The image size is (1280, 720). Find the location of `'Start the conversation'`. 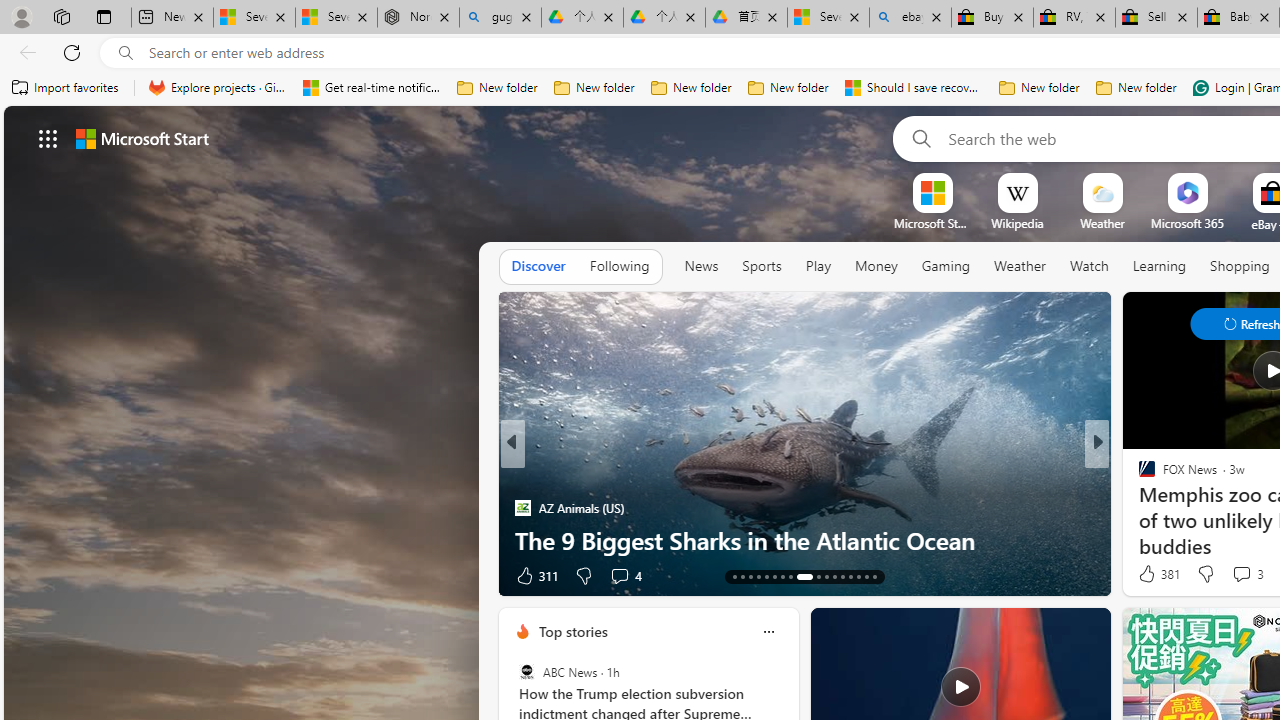

'Start the conversation' is located at coordinates (1234, 575).